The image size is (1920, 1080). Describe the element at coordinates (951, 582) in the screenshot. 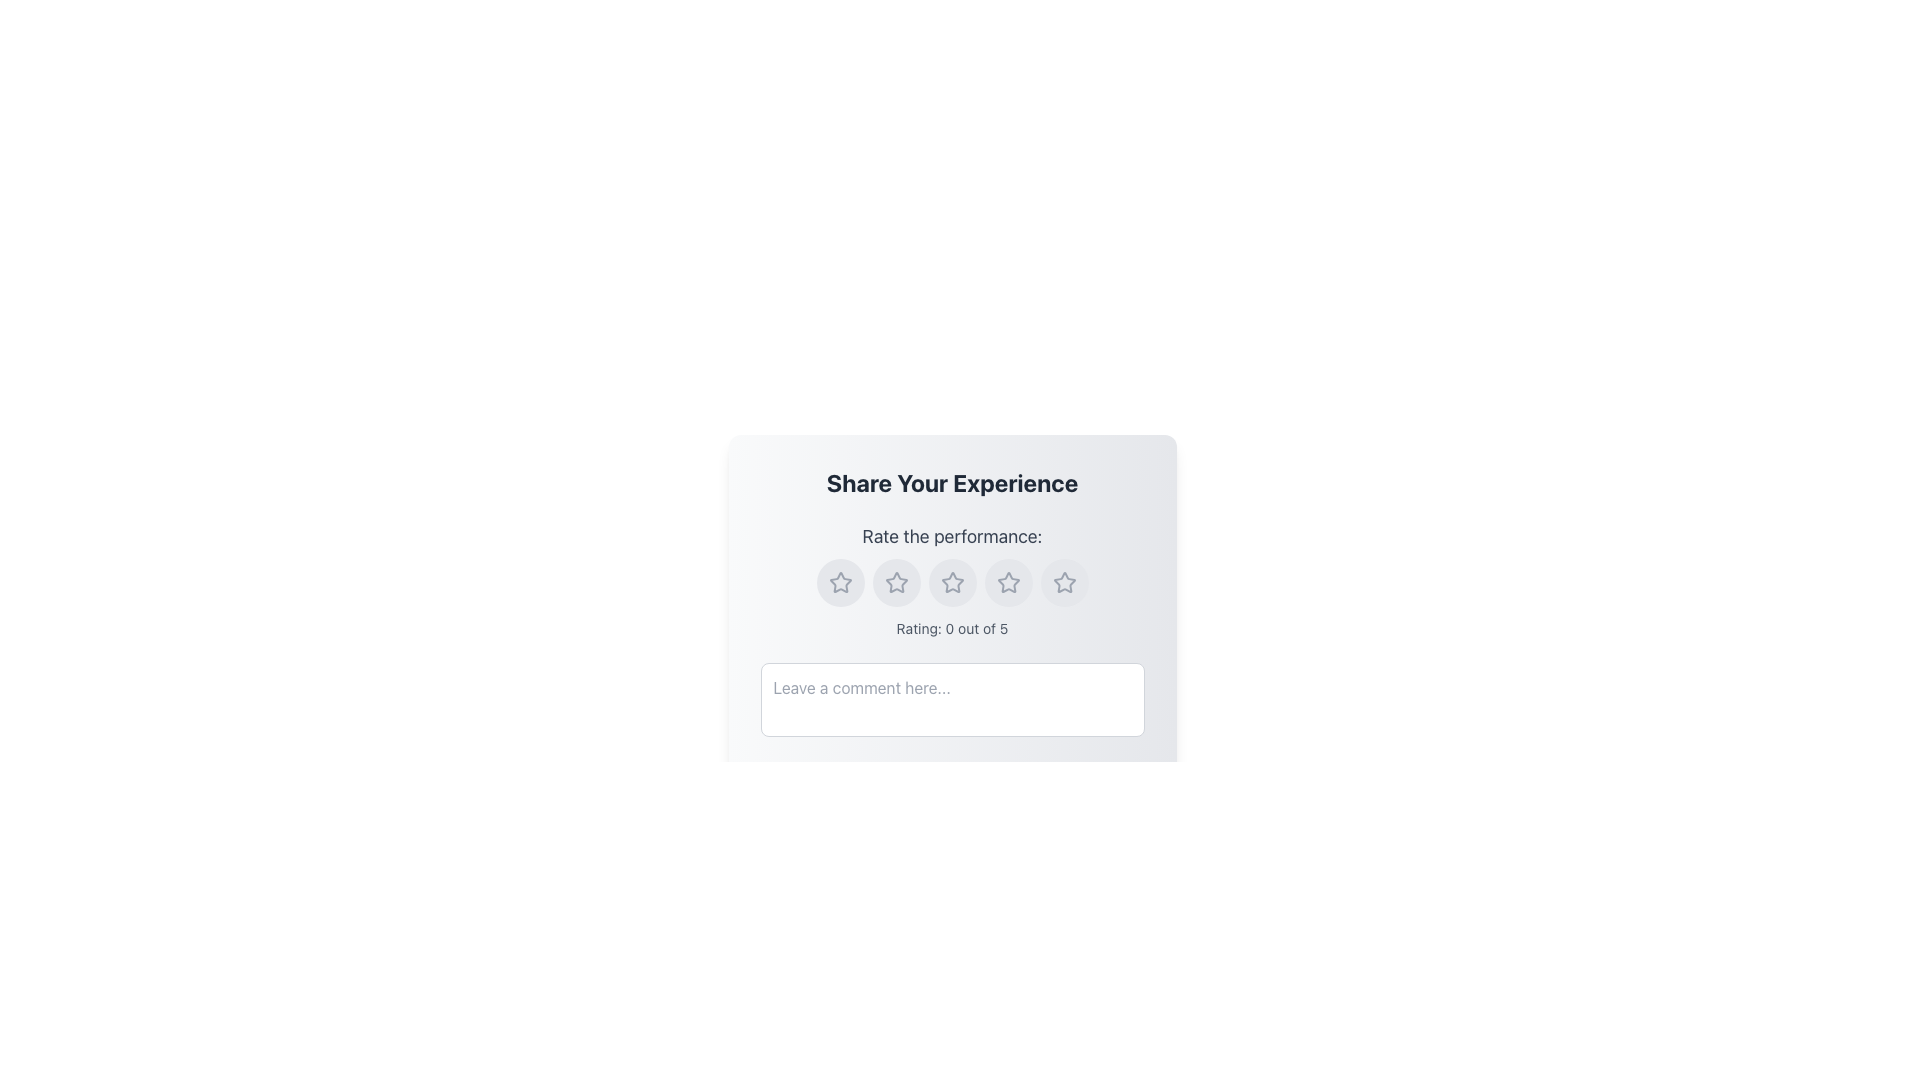

I see `the third star icon in the 5-star rating system, located below 'Rate the performance:' and above 'Rating: 0 out of 5.'` at that location.